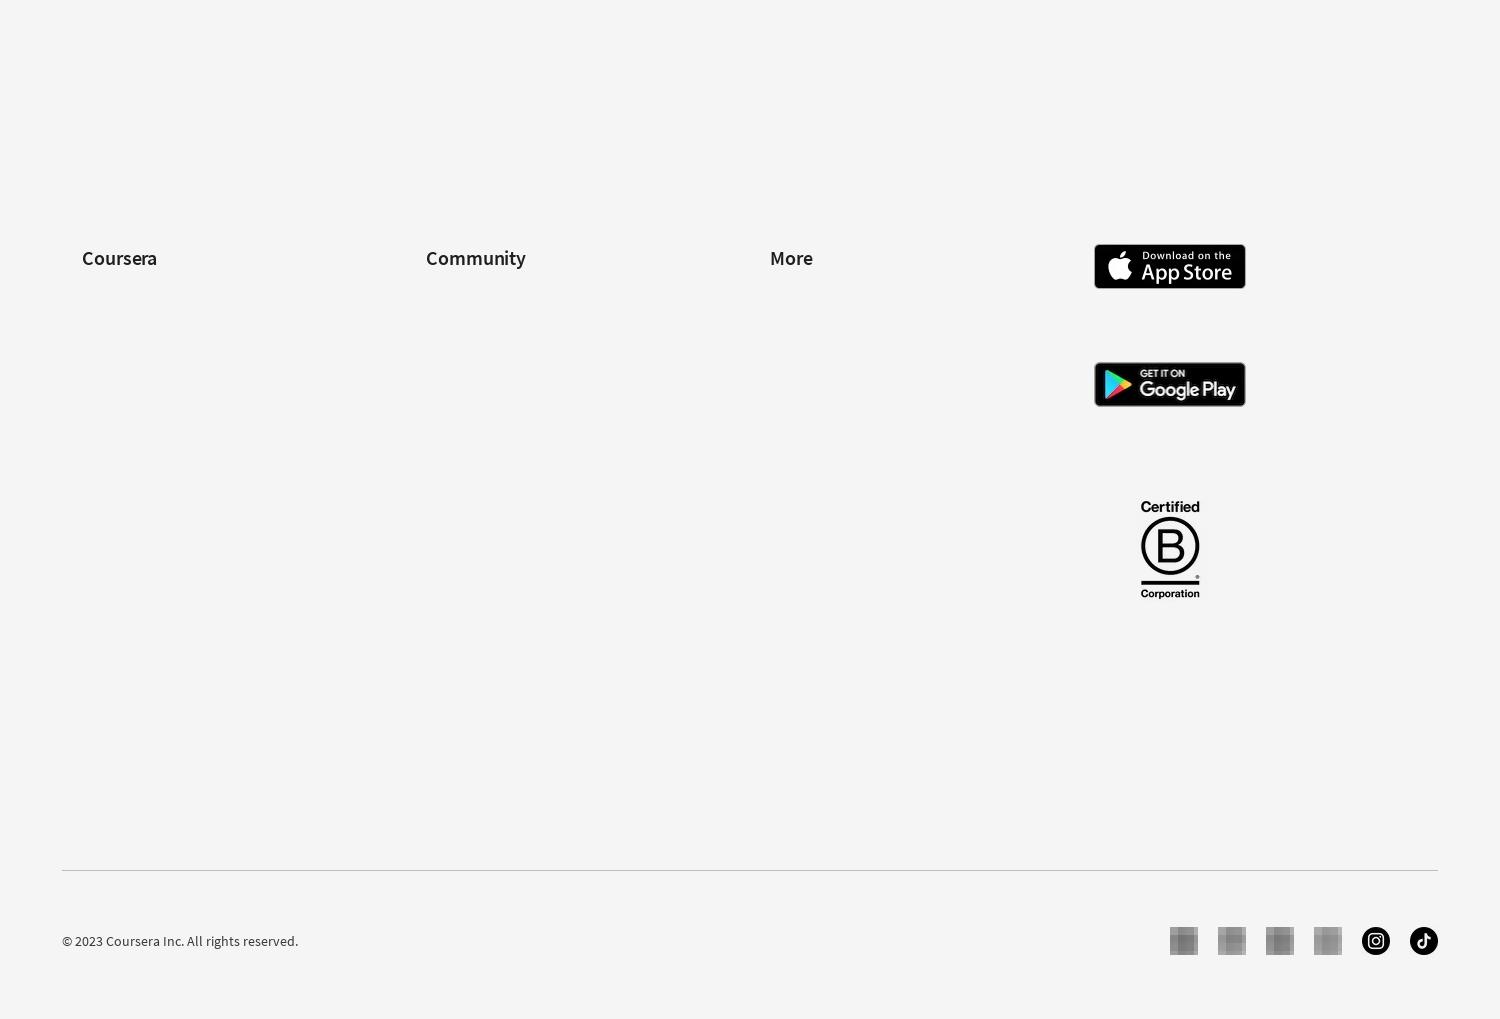 Image resolution: width=1500 pixels, height=1019 pixels. What do you see at coordinates (114, 354) in the screenshot?
I see `'Leadership'` at bounding box center [114, 354].